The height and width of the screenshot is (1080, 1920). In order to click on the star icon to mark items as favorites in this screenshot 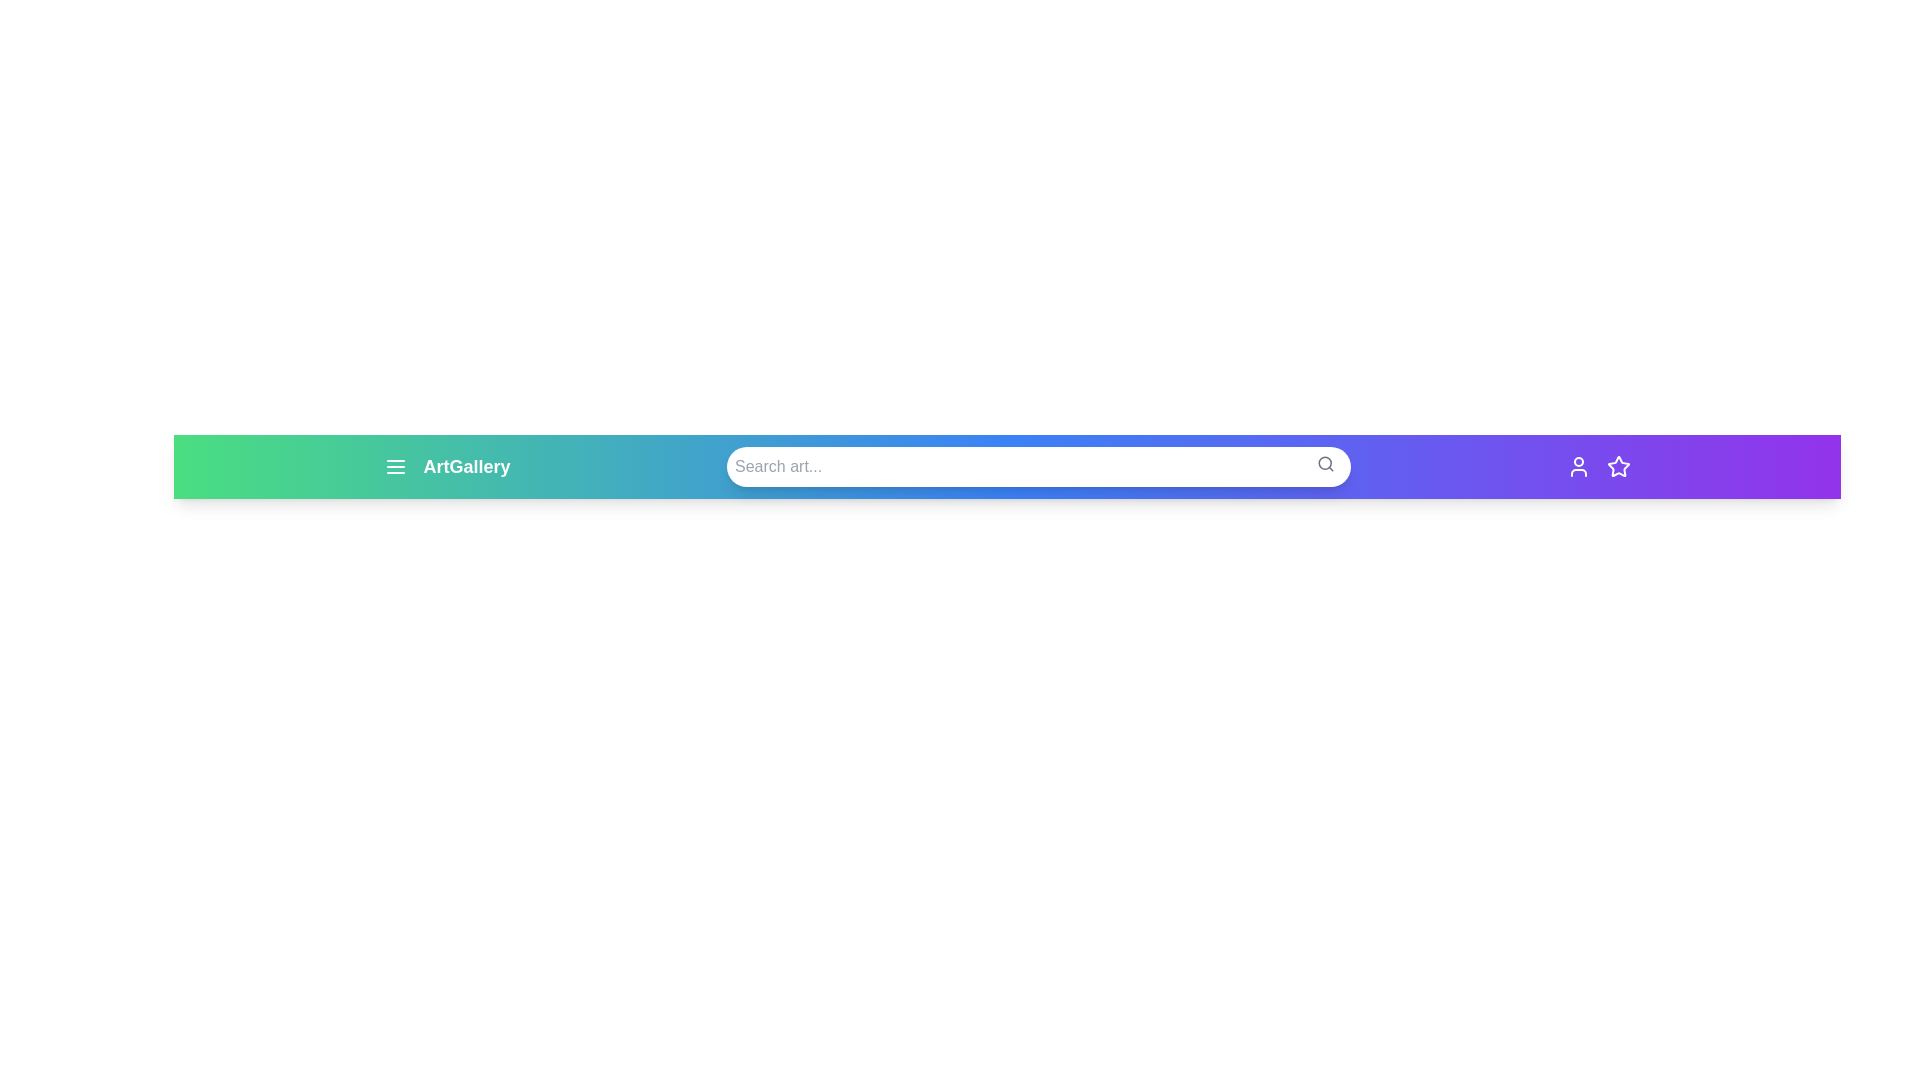, I will do `click(1619, 466)`.